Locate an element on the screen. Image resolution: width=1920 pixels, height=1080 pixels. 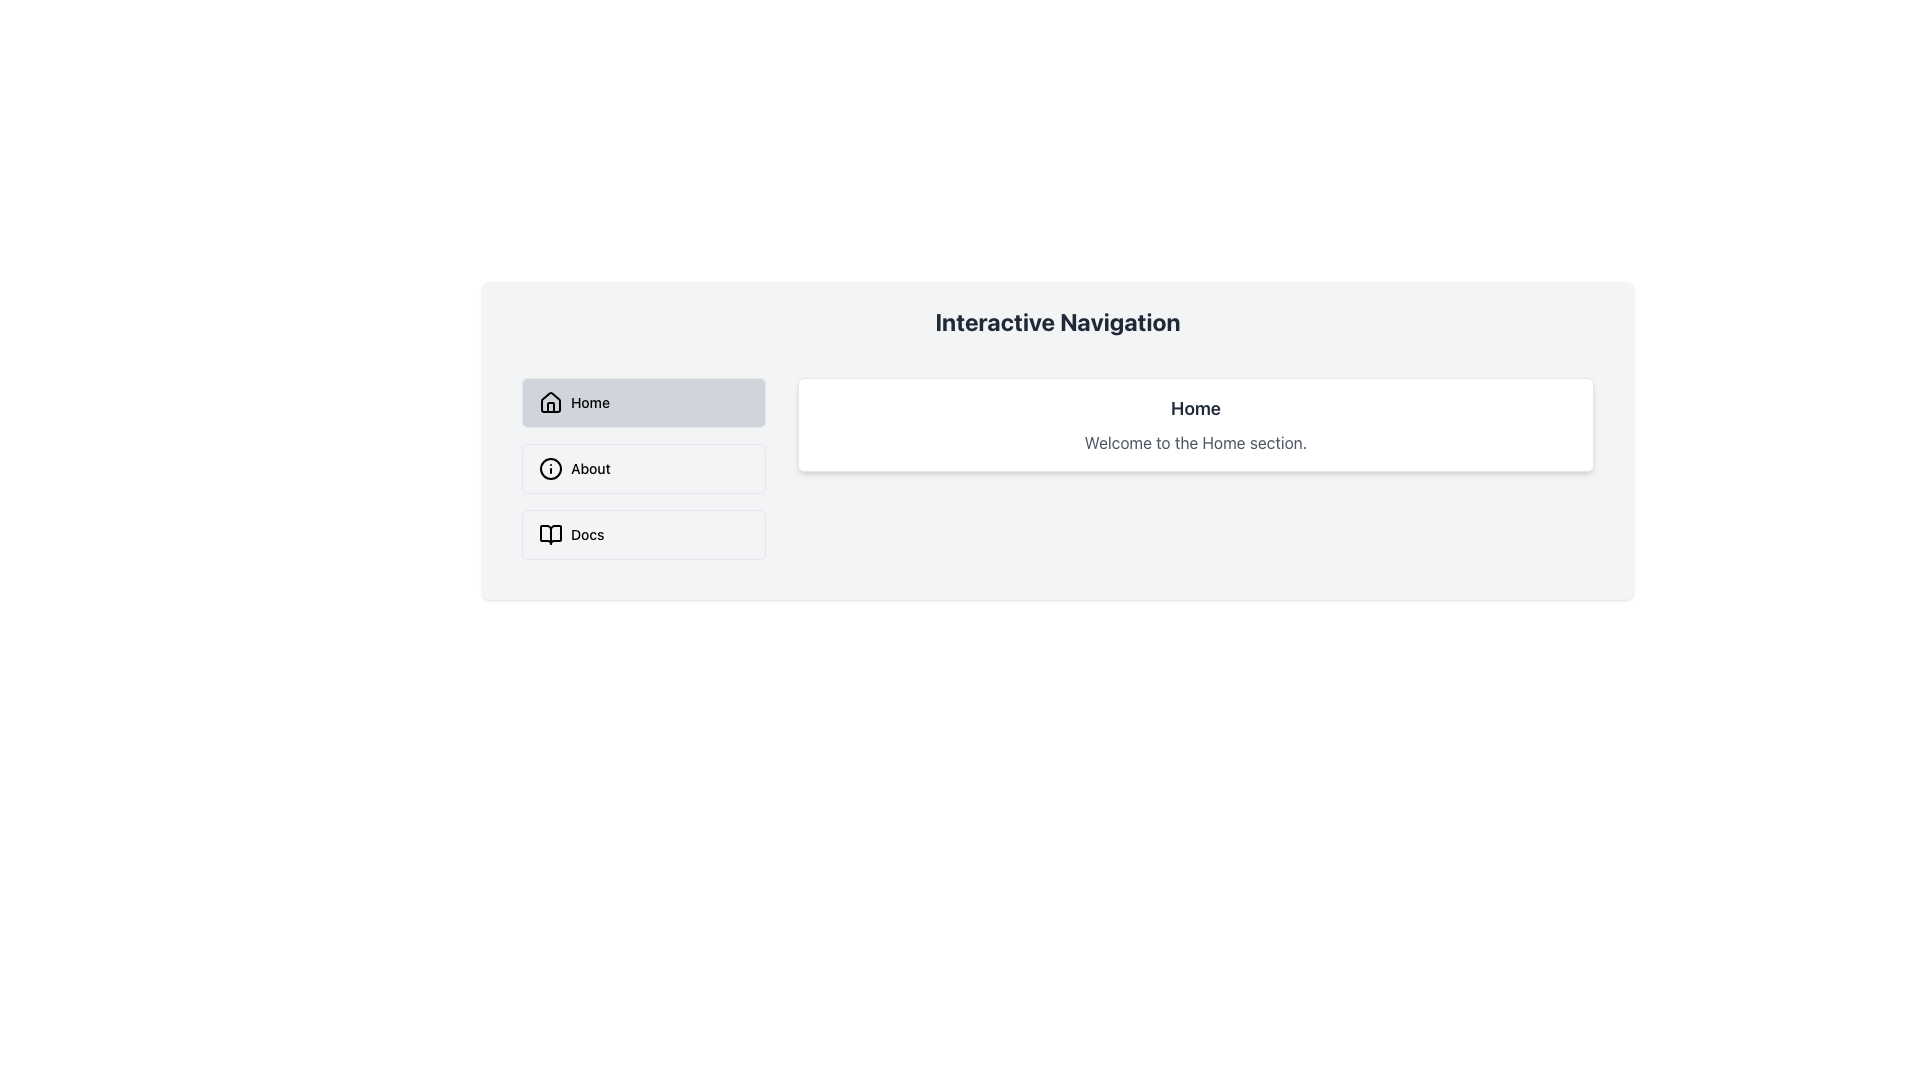
the open book icon located in the sidebar menu, adjacent to the 'Docs' text label is located at coordinates (551, 534).